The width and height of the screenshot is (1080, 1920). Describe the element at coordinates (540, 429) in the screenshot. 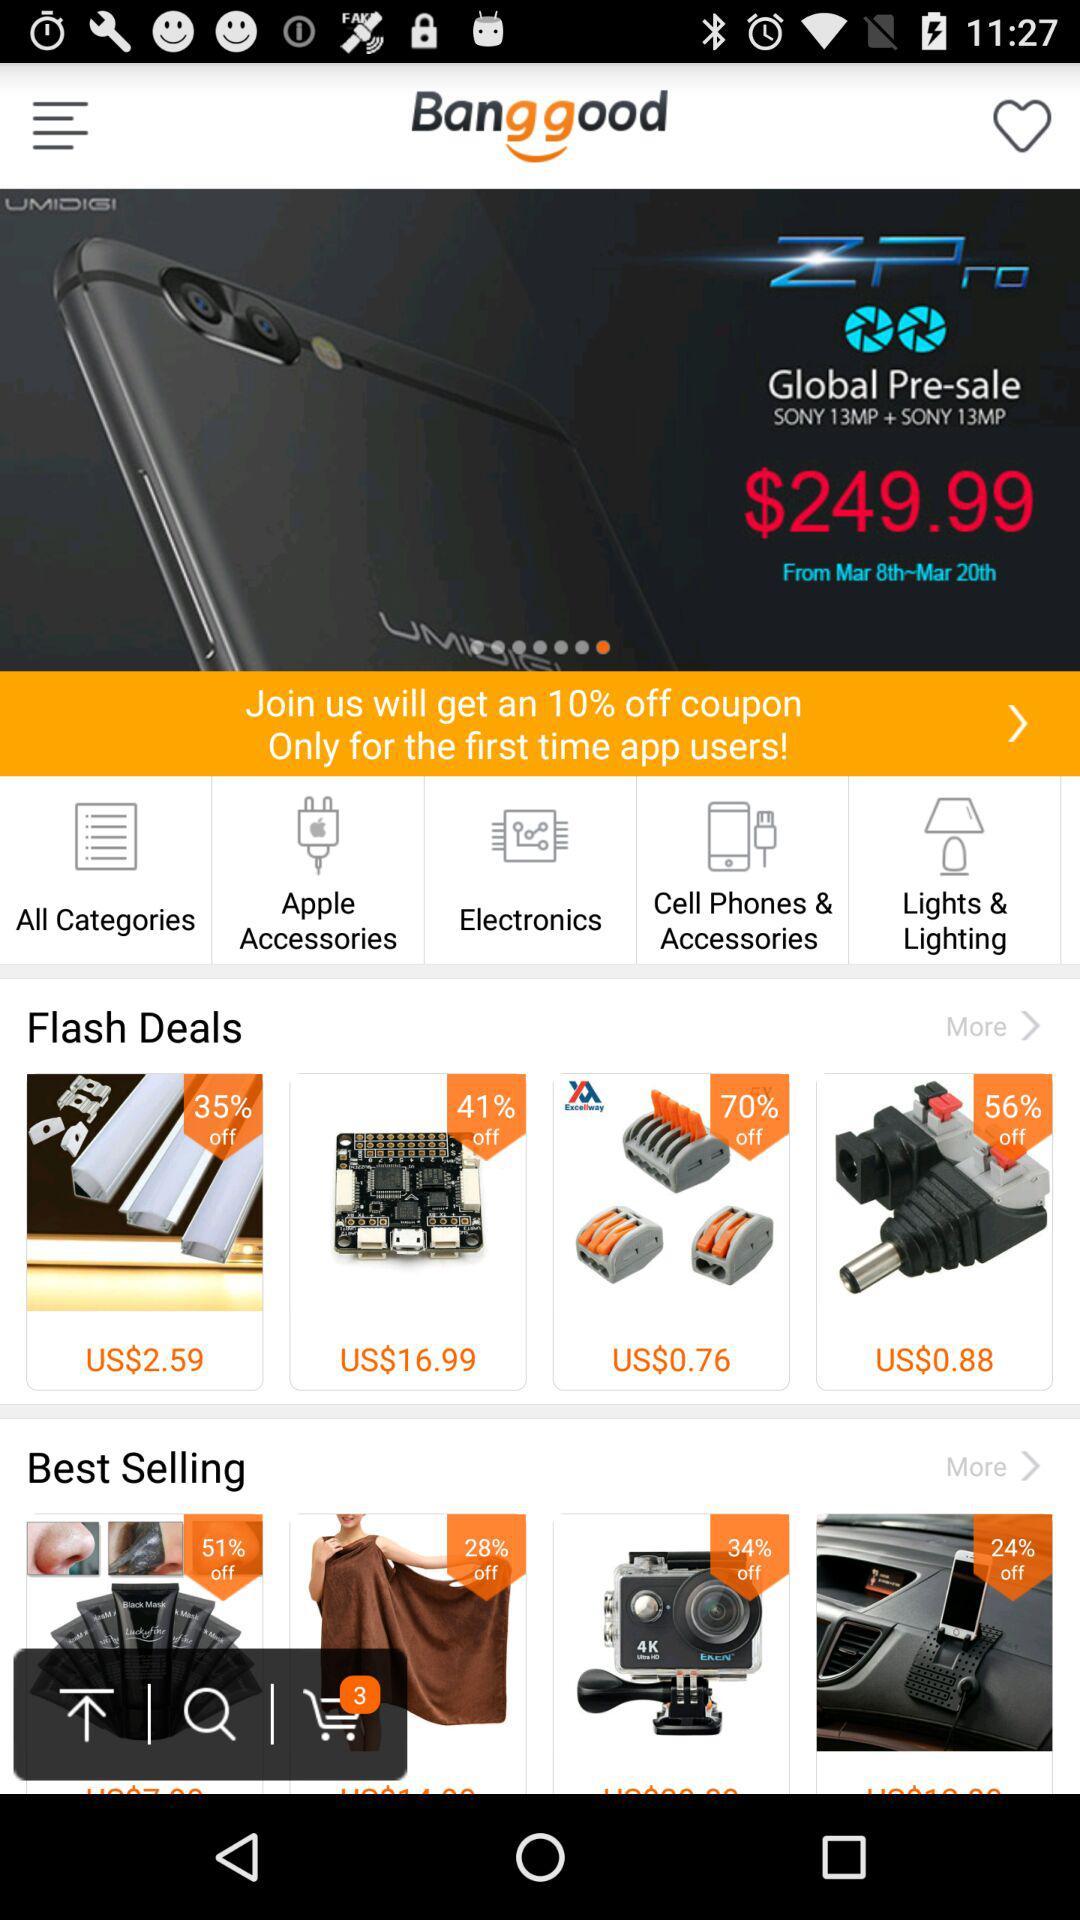

I see `the icon above join us will icon` at that location.